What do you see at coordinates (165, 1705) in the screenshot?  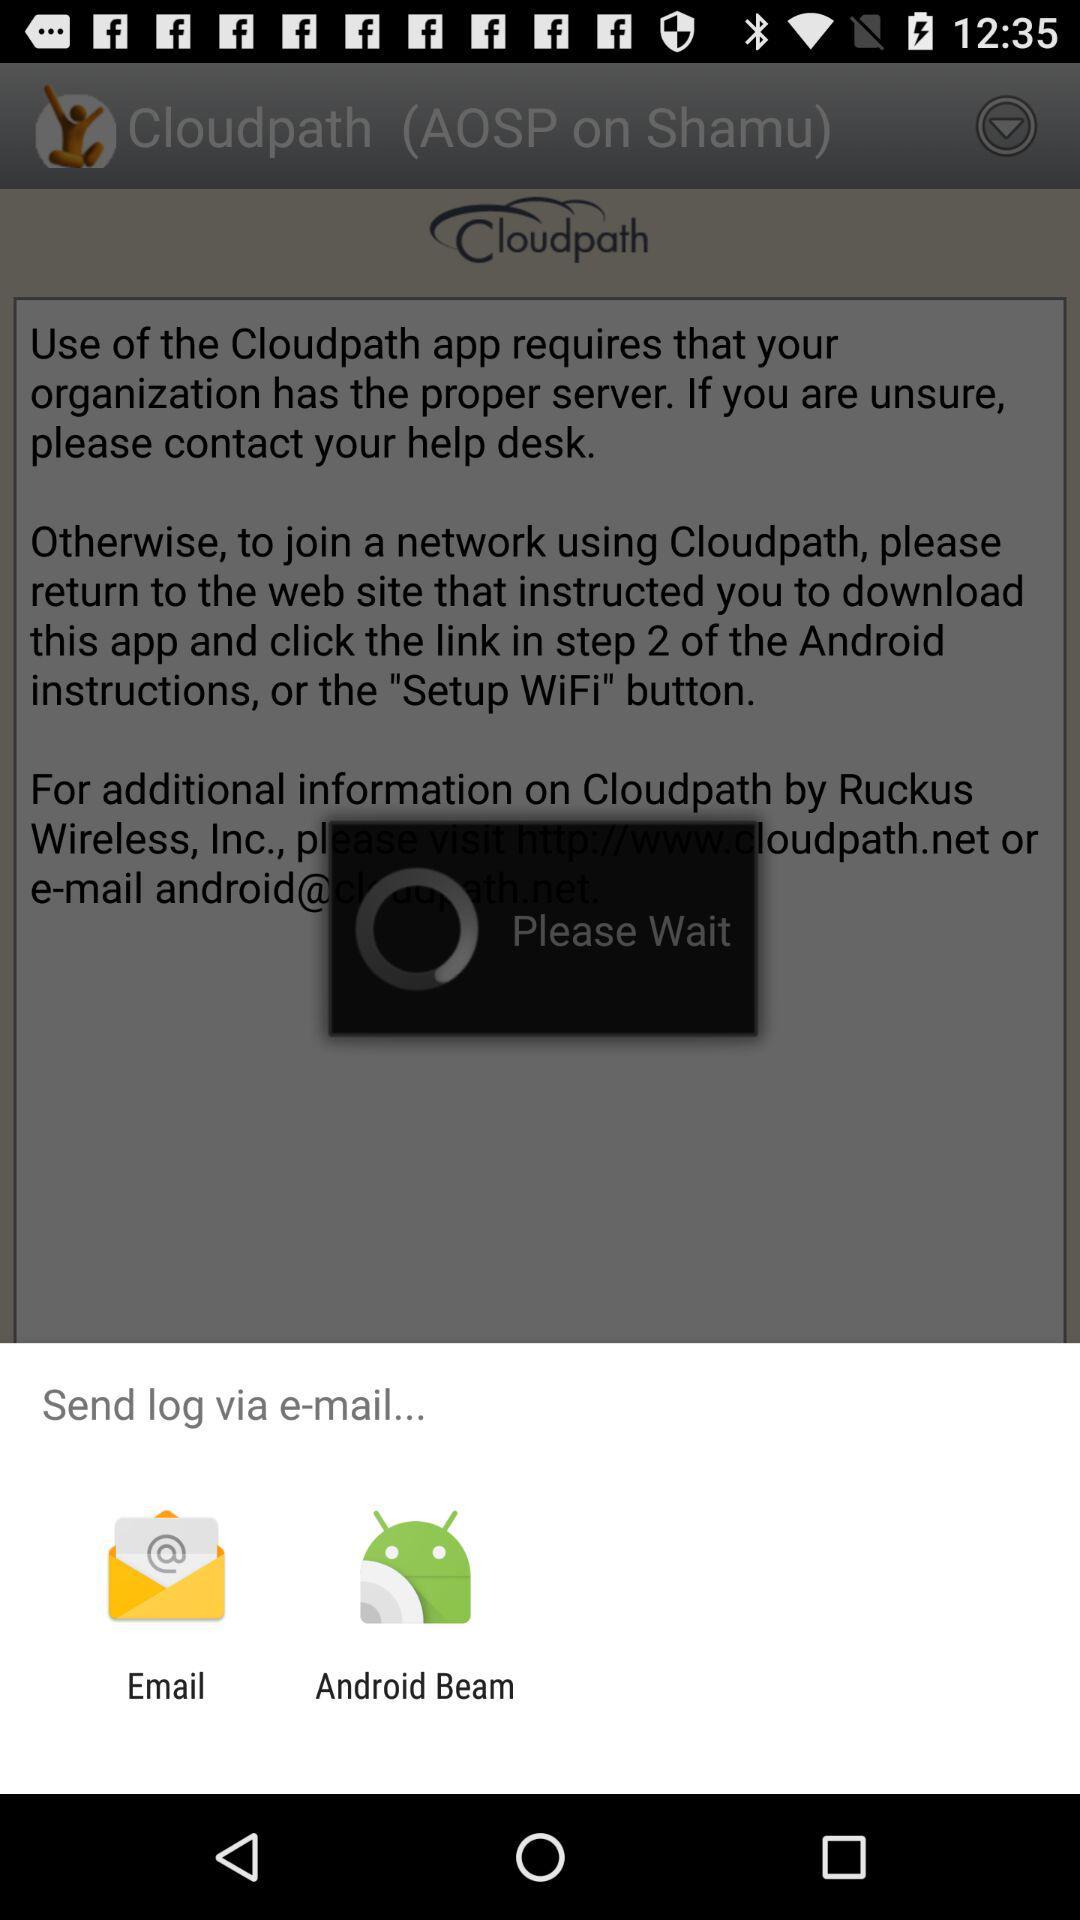 I see `email` at bounding box center [165, 1705].